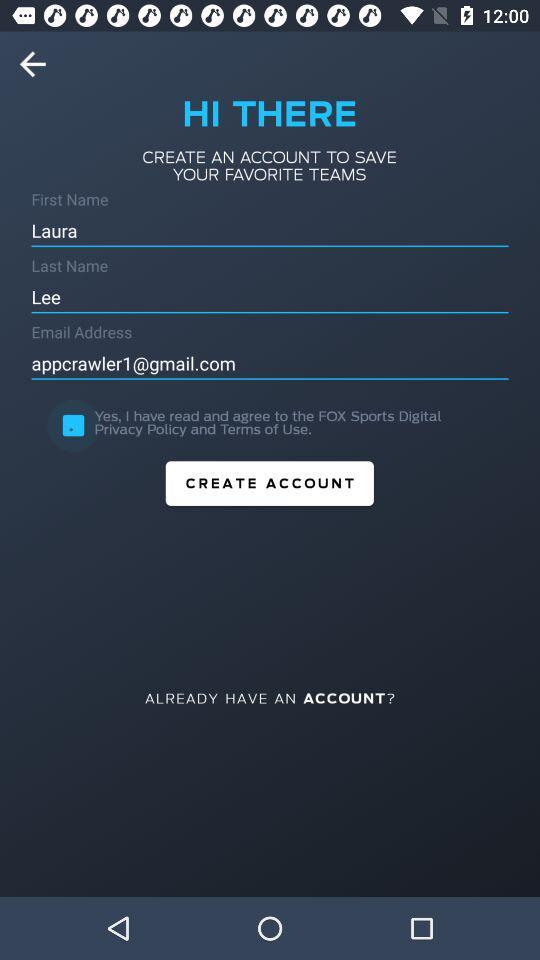  Describe the element at coordinates (39, 64) in the screenshot. I see `go back` at that location.